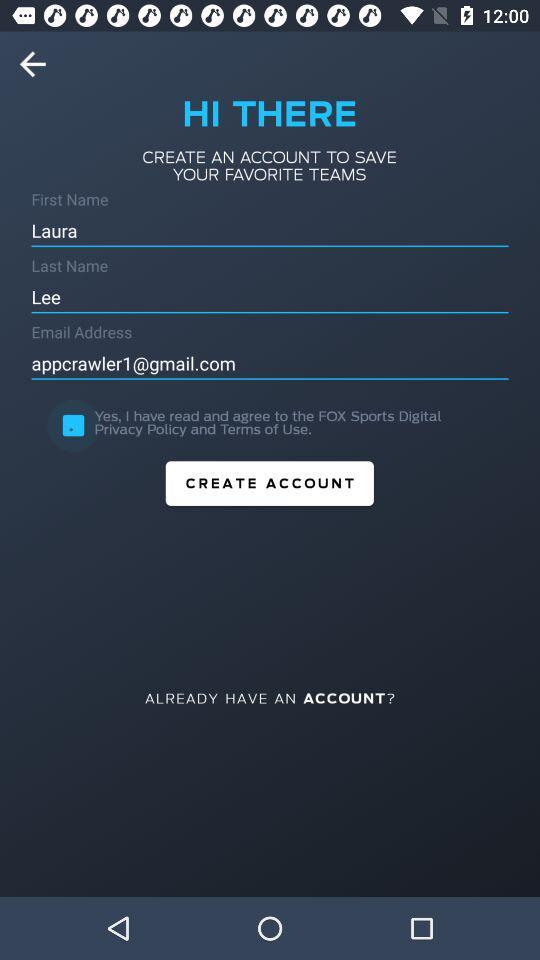  Describe the element at coordinates (39, 64) in the screenshot. I see `go back` at that location.